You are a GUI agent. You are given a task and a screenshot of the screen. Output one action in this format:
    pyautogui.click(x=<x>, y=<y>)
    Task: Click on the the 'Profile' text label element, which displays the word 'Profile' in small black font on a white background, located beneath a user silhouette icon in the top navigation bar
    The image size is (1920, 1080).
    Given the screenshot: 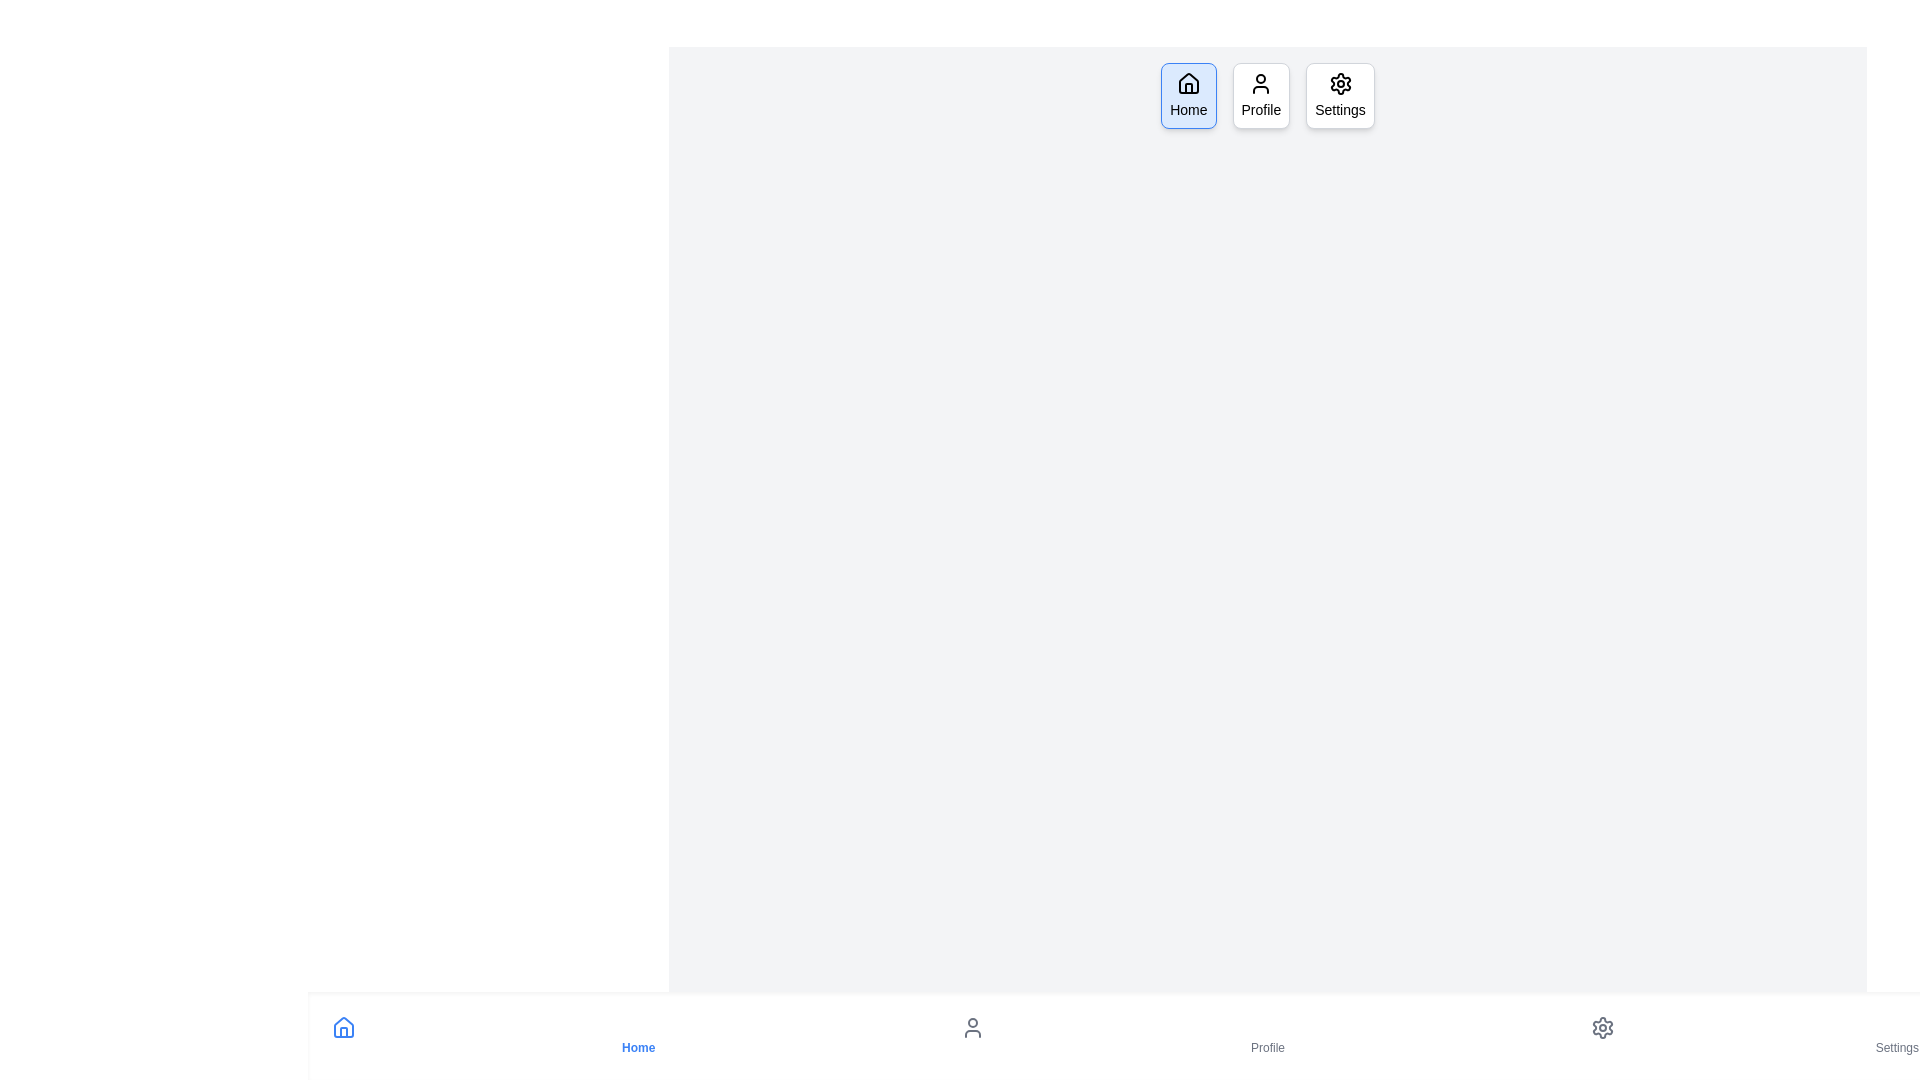 What is the action you would take?
    pyautogui.click(x=1260, y=110)
    